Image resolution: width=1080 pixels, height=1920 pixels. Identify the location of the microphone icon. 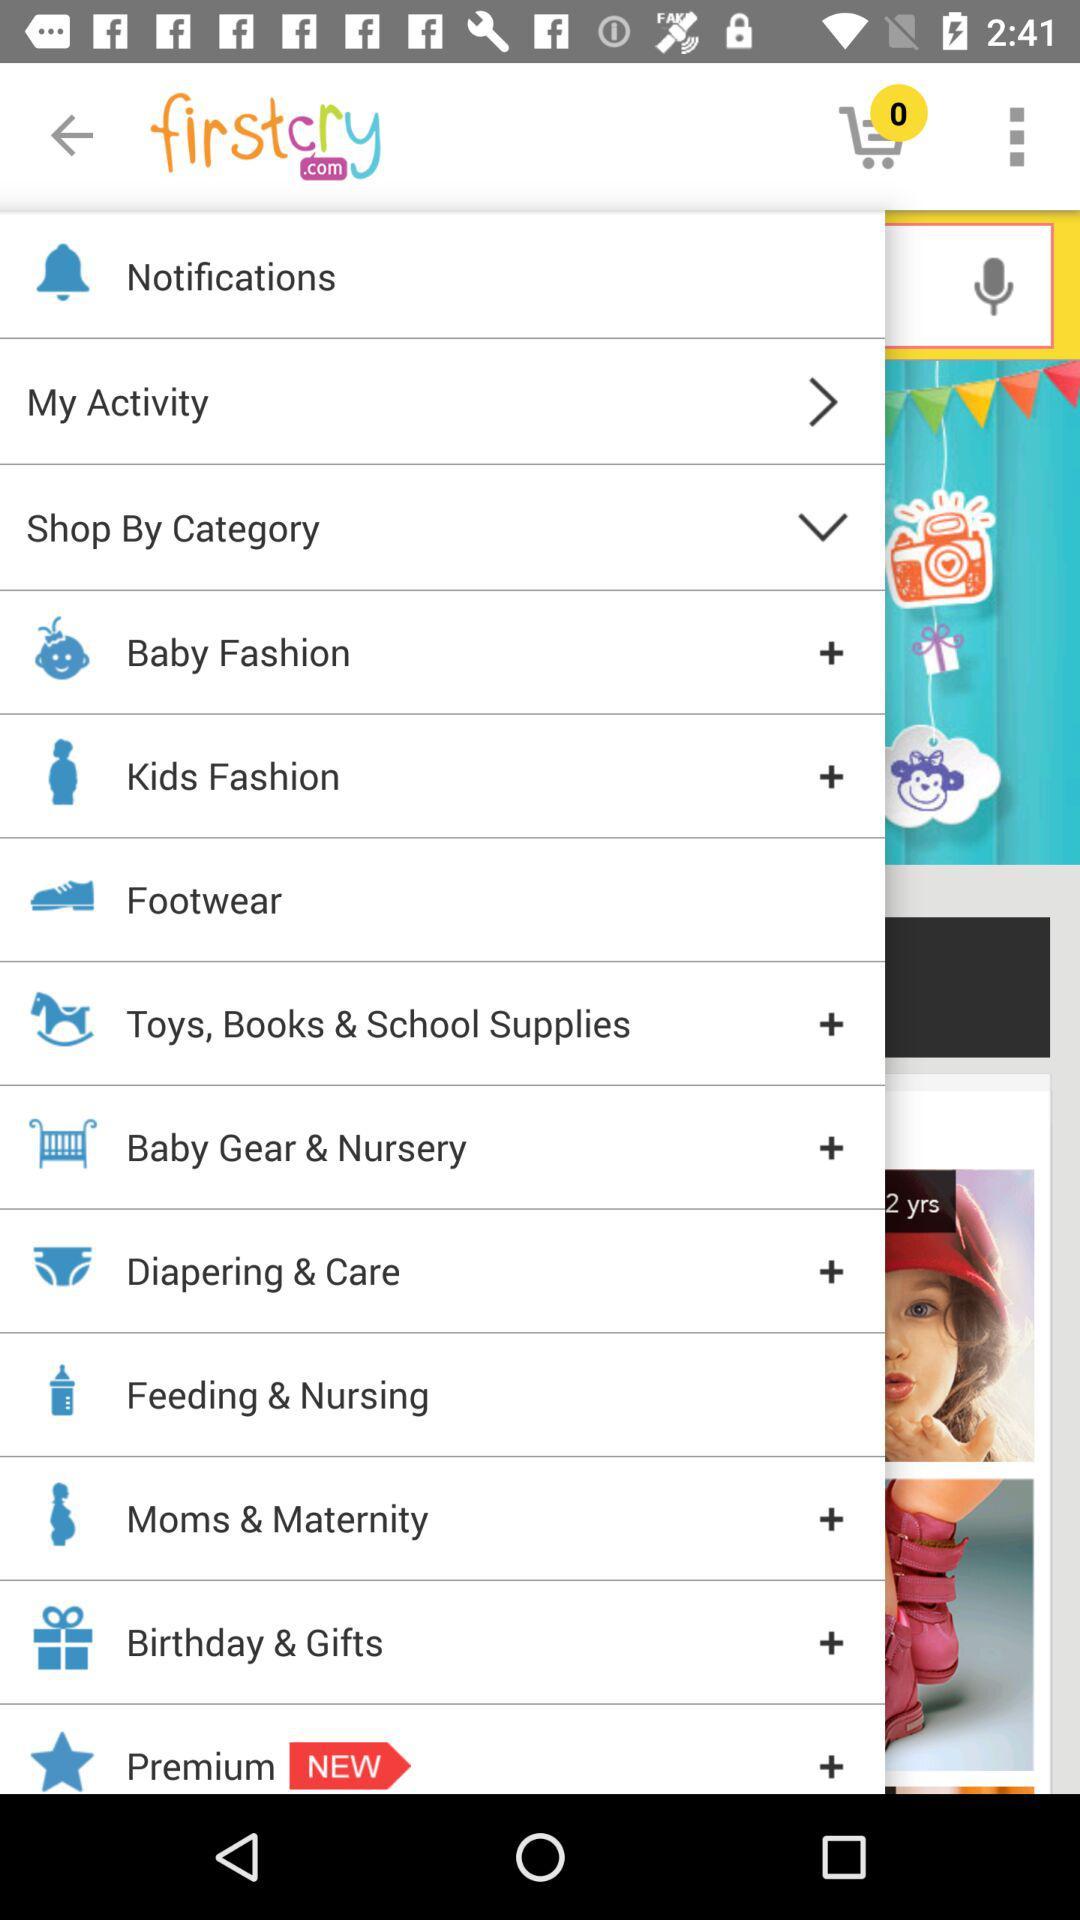
(993, 284).